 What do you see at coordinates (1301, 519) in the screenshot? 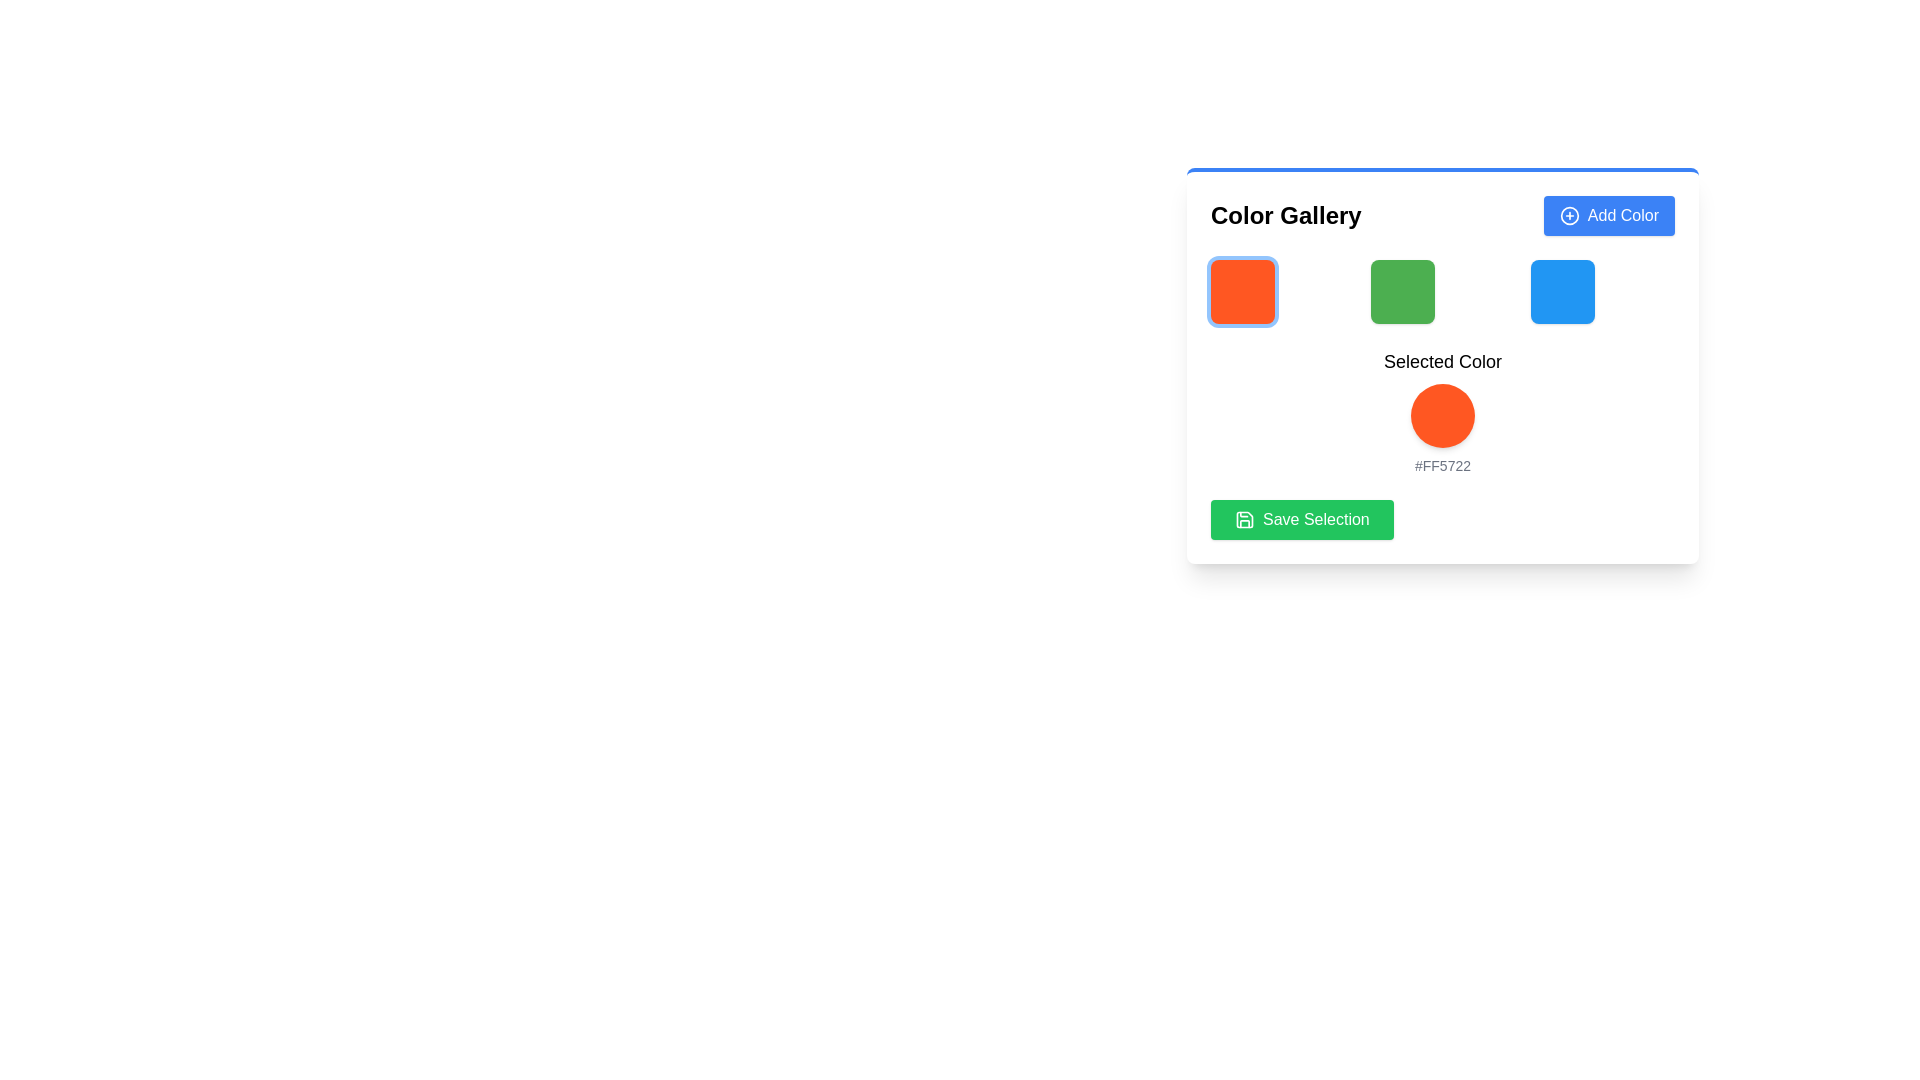
I see `the green 'Save Selection' button with a white save icon located in the bottom-right section of the 'Color Gallery' panel` at bounding box center [1301, 519].